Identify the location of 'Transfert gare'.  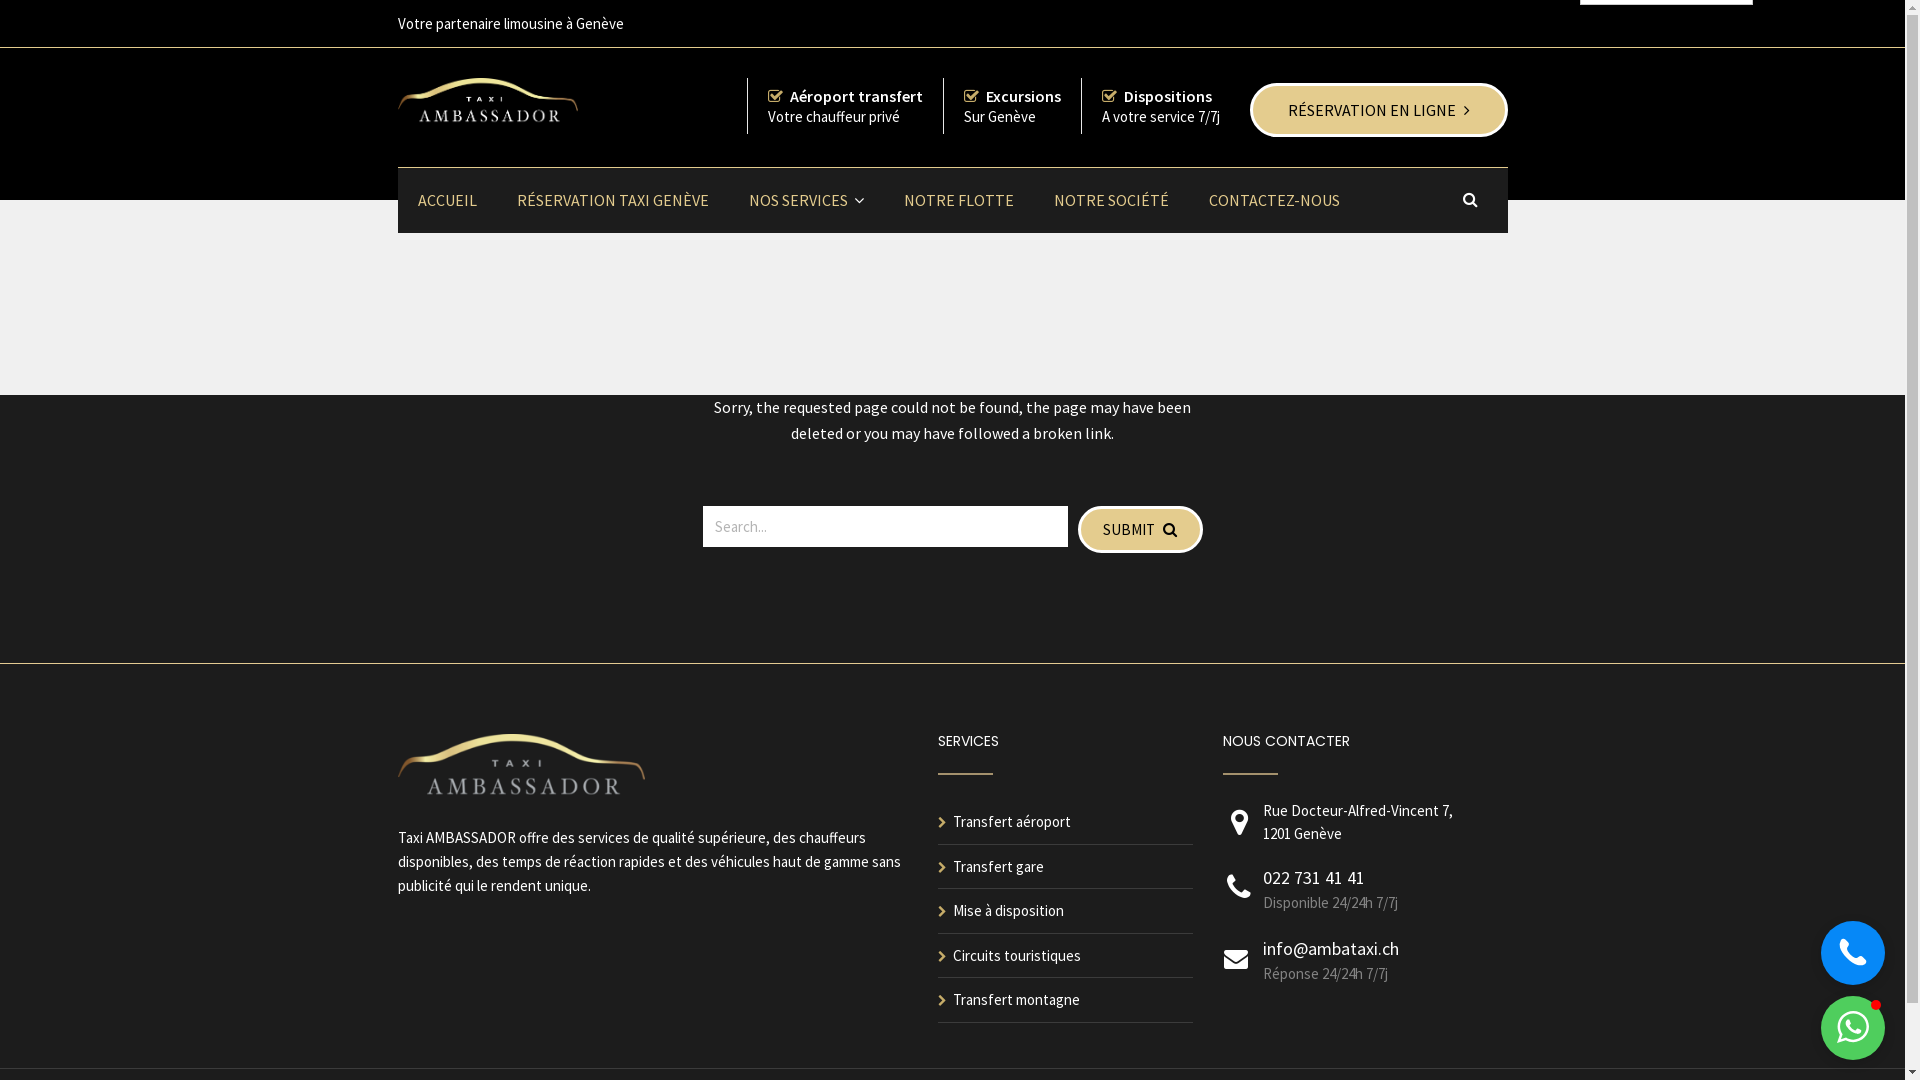
(997, 865).